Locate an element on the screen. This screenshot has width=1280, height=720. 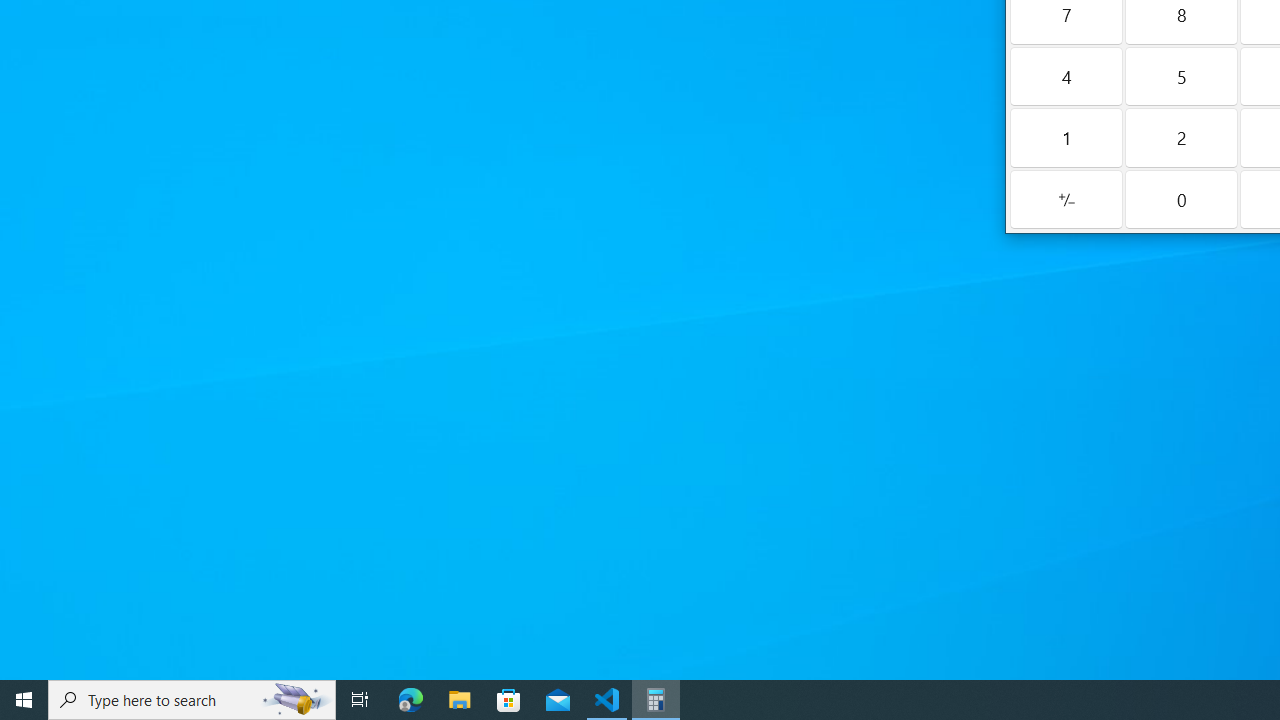
'Microsoft Edge' is located at coordinates (410, 698).